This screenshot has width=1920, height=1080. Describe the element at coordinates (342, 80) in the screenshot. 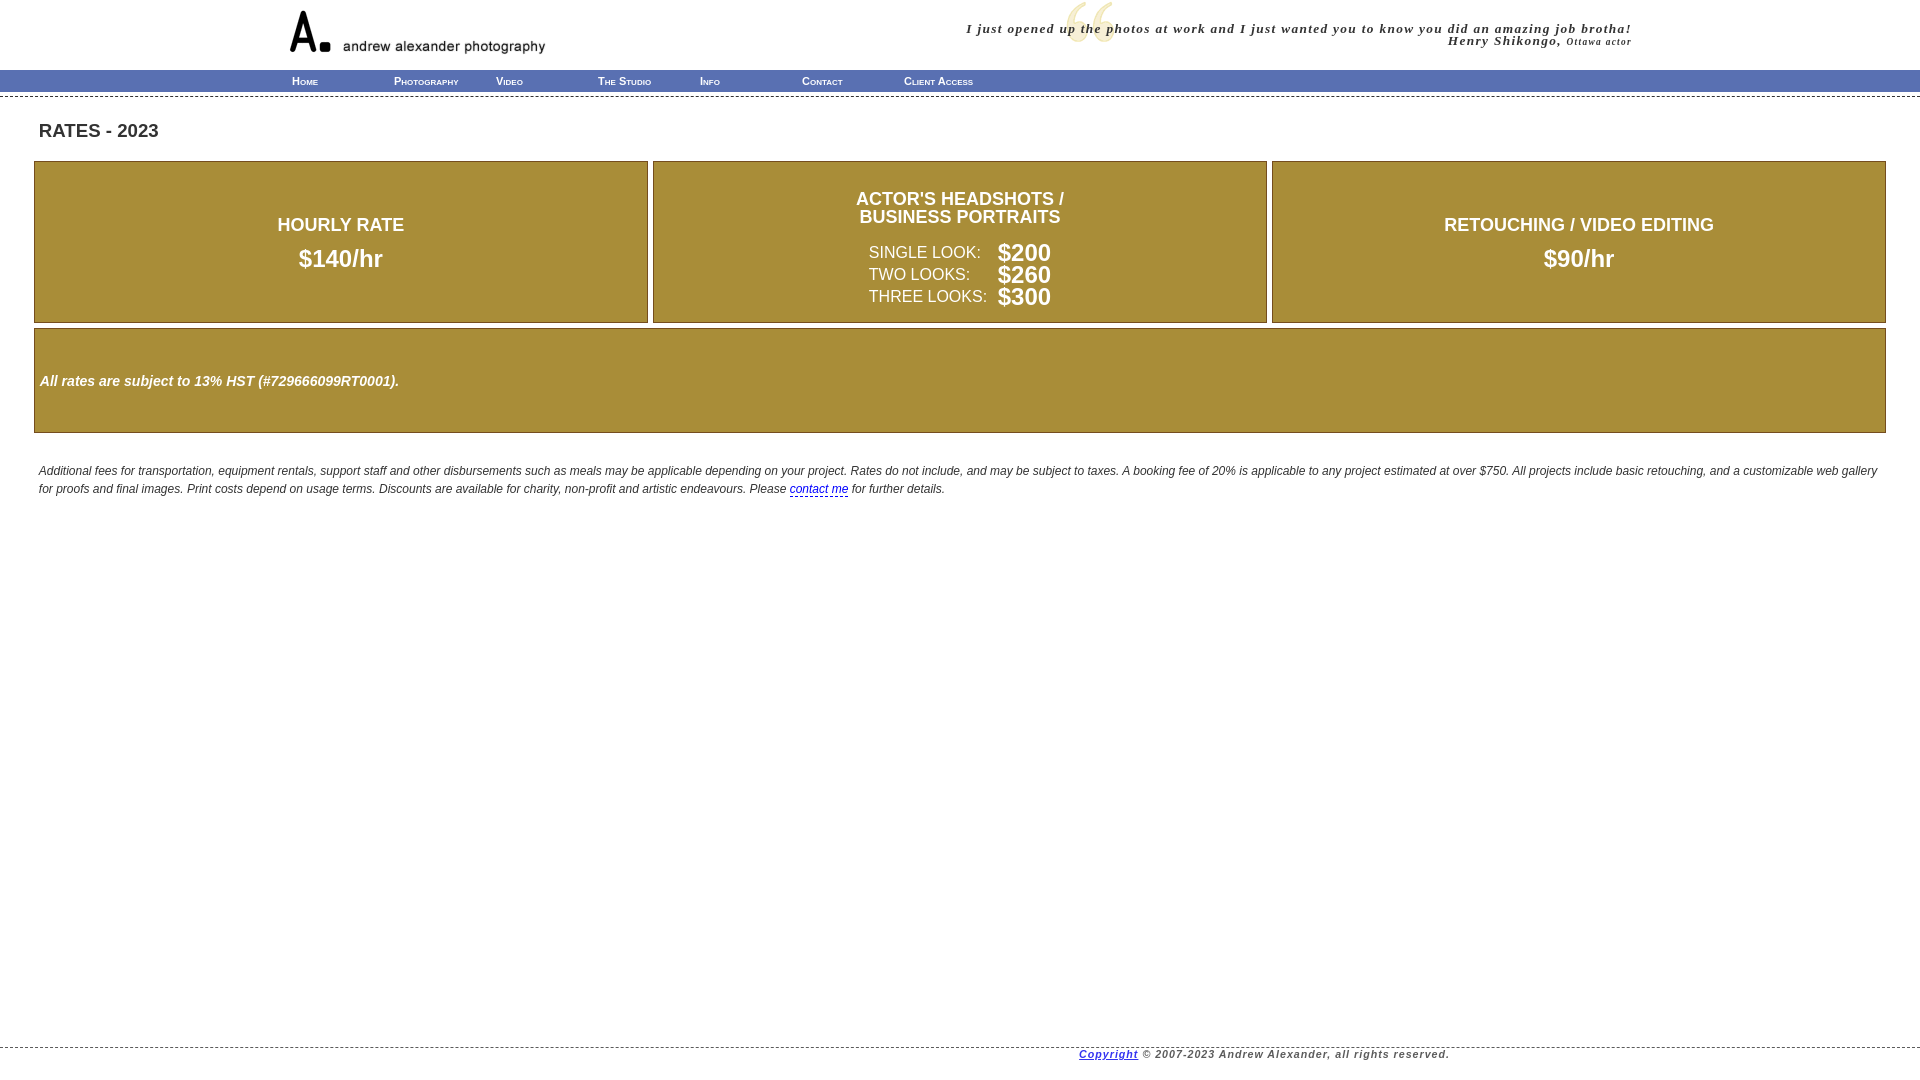

I see `'Home'` at that location.